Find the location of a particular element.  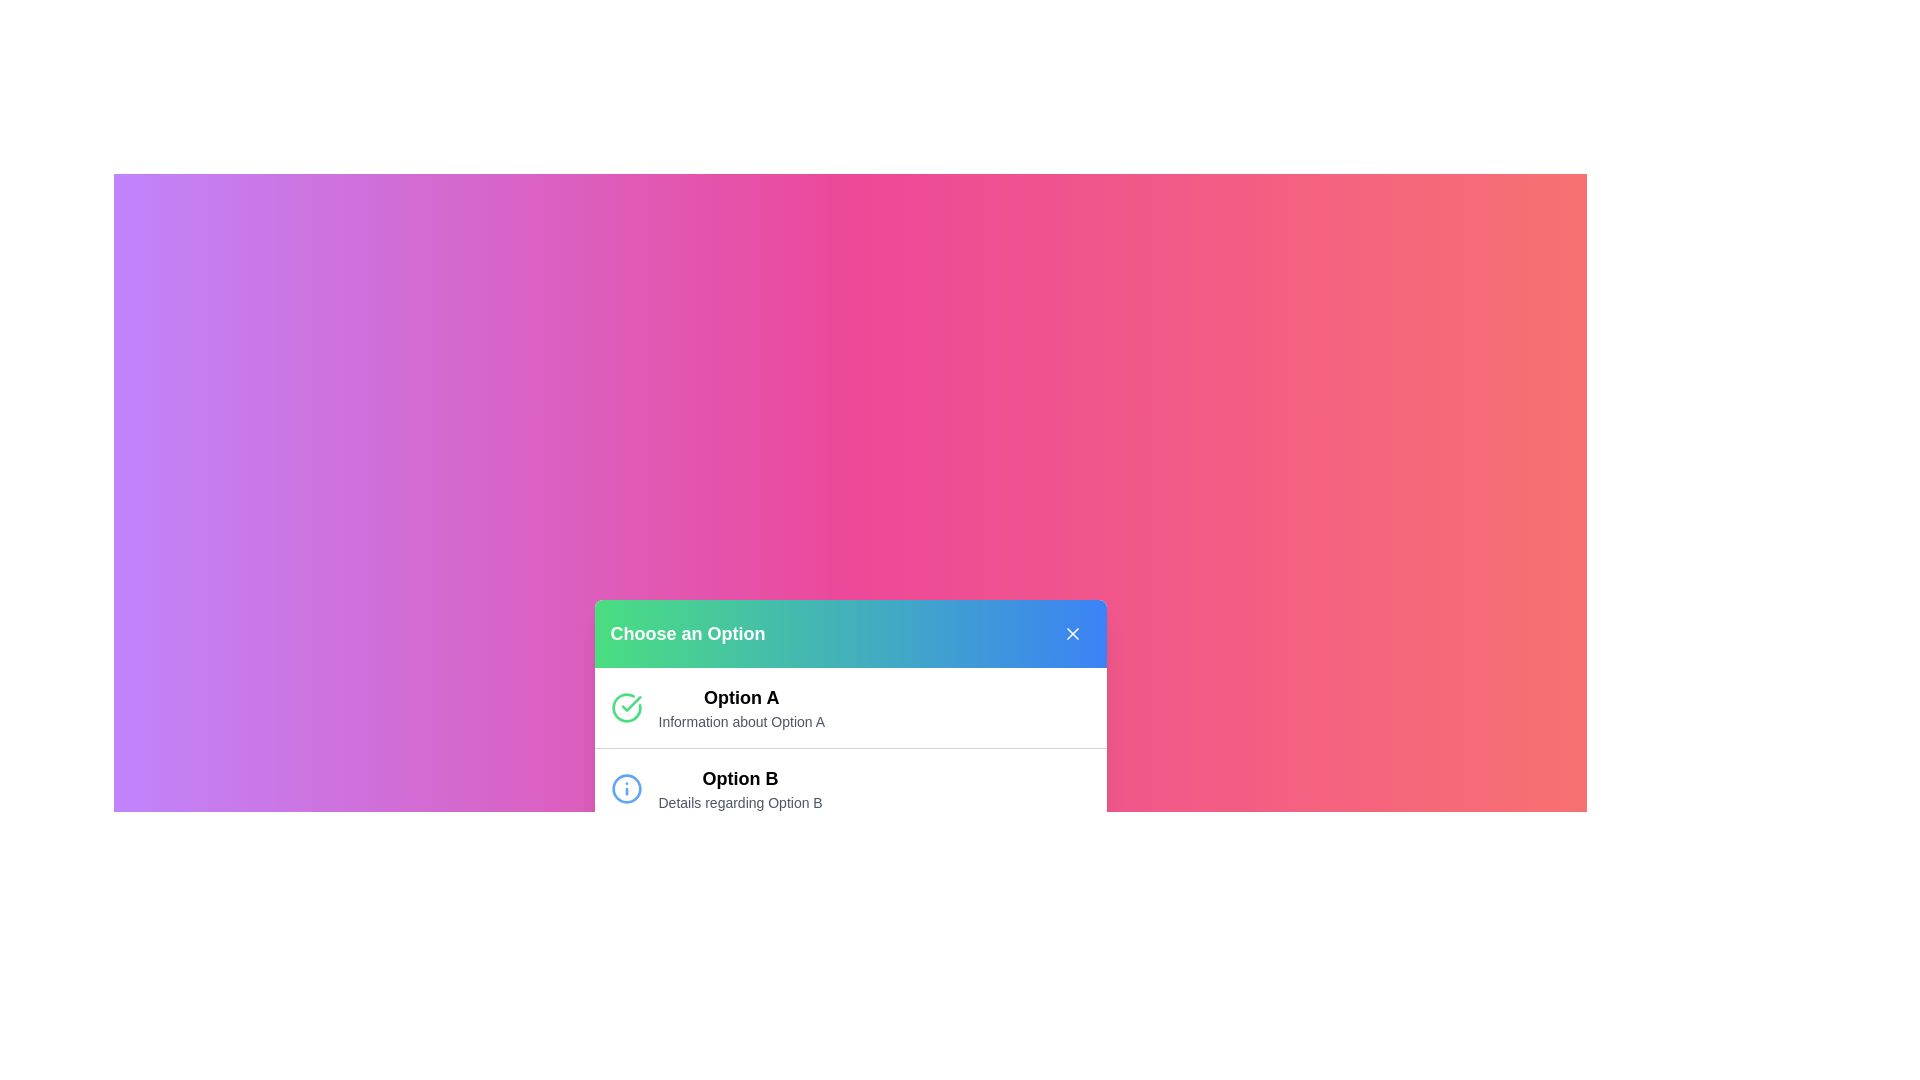

the area corresponding to Option A to select it is located at coordinates (740, 706).